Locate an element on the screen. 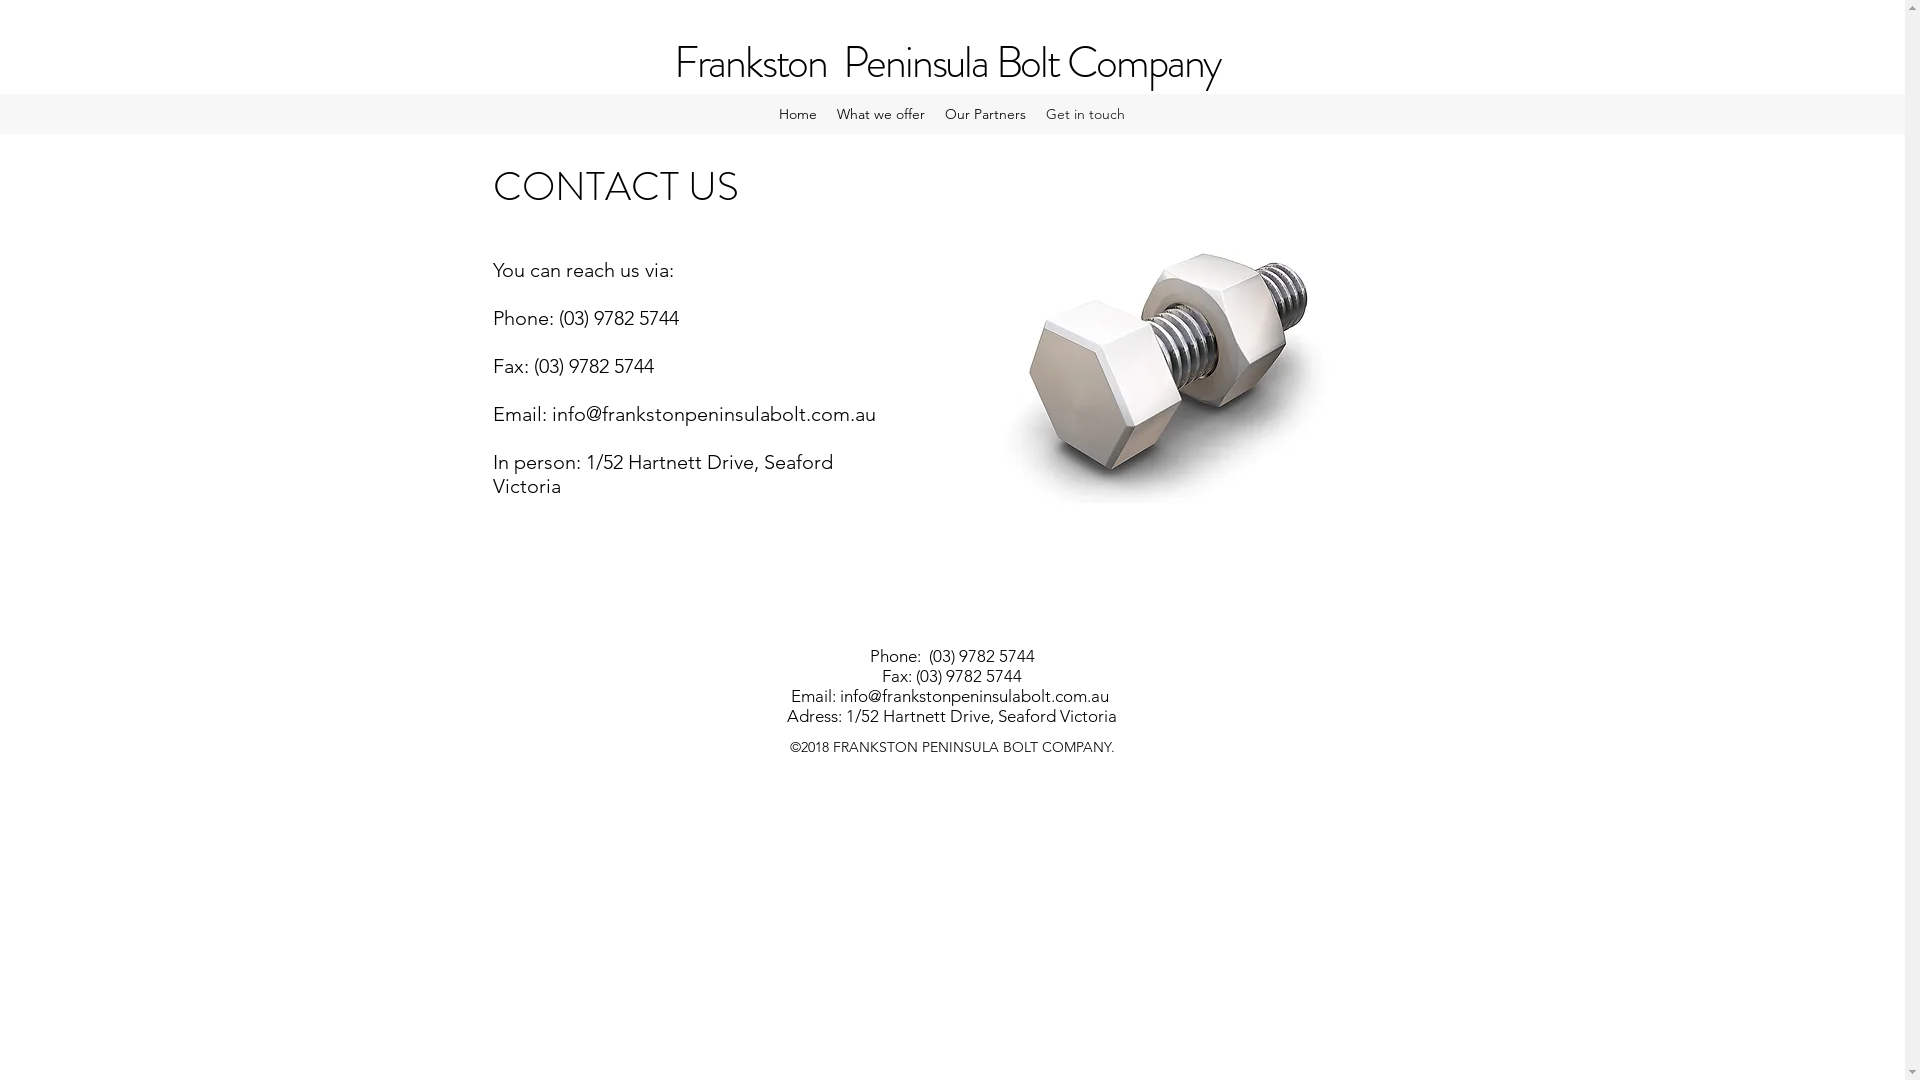 The image size is (1920, 1080). 'Get in touch' is located at coordinates (1084, 114).